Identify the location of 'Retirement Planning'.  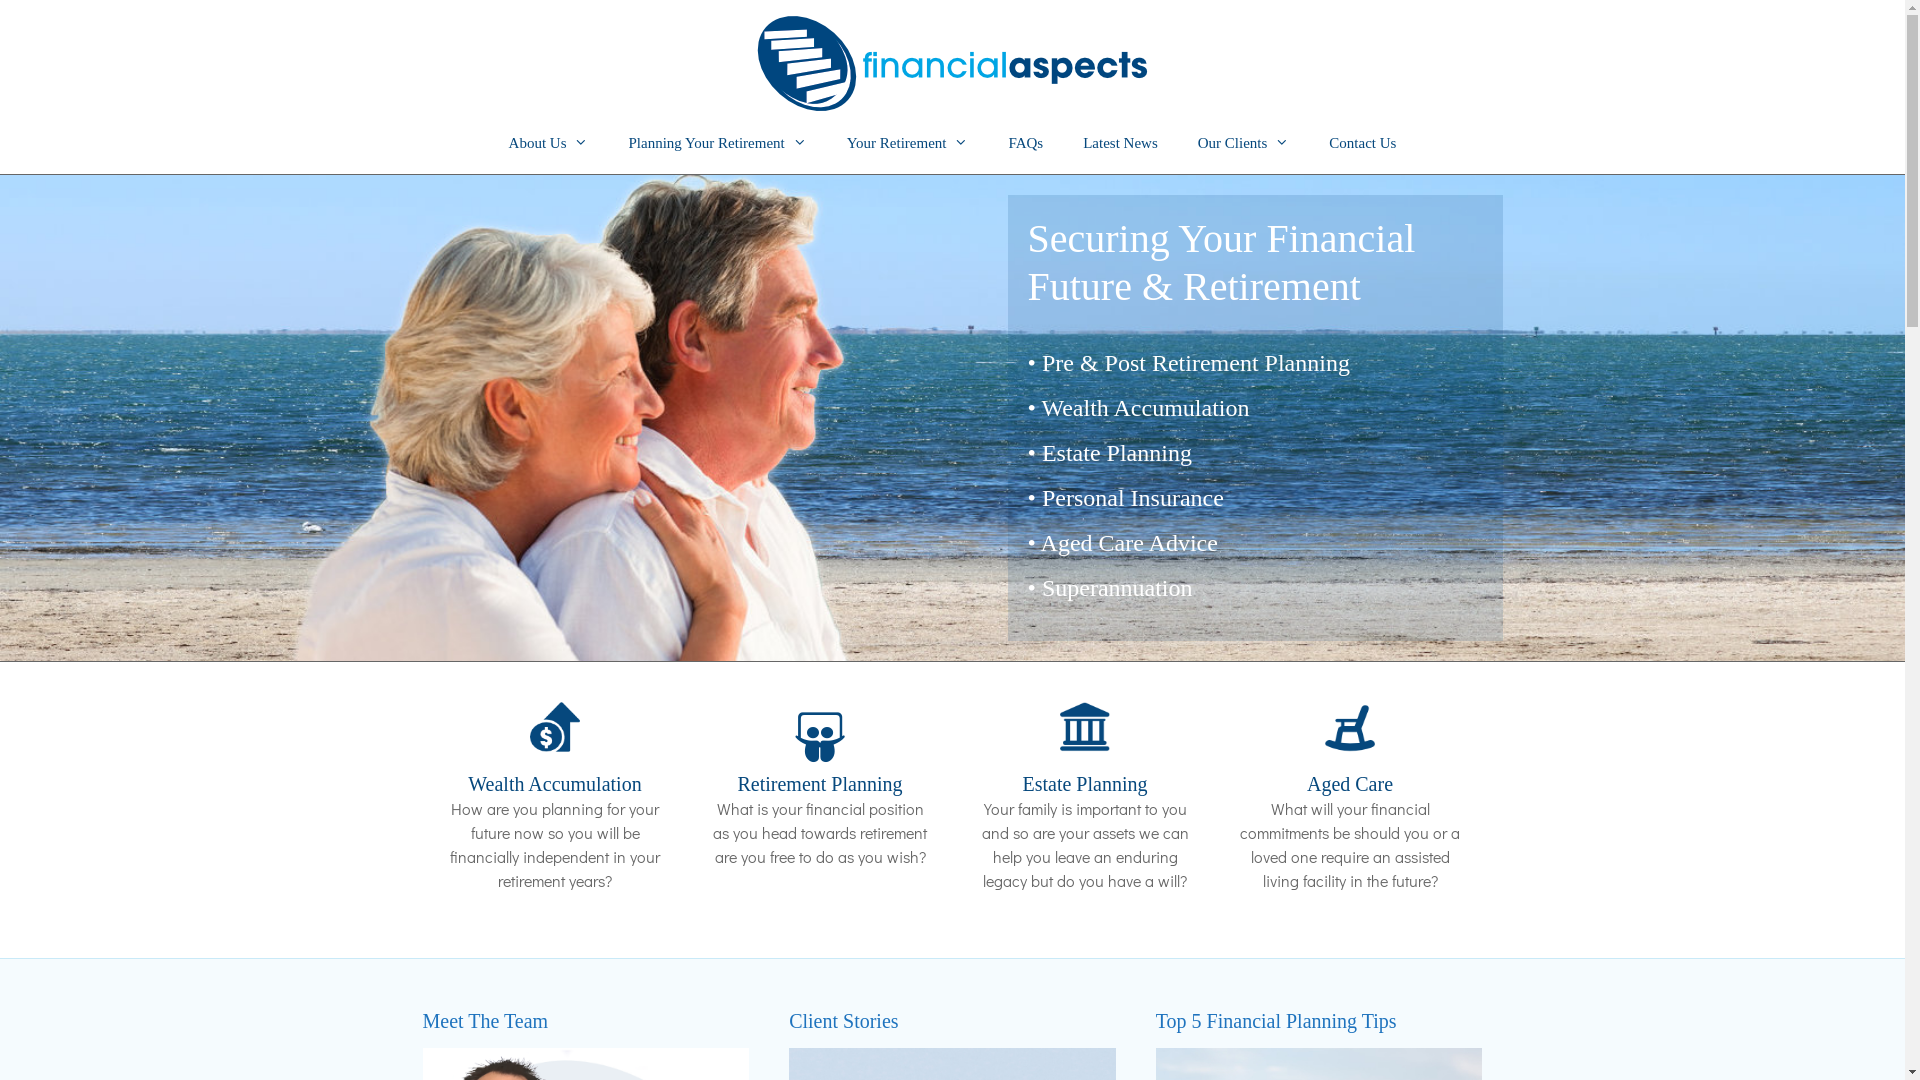
(820, 782).